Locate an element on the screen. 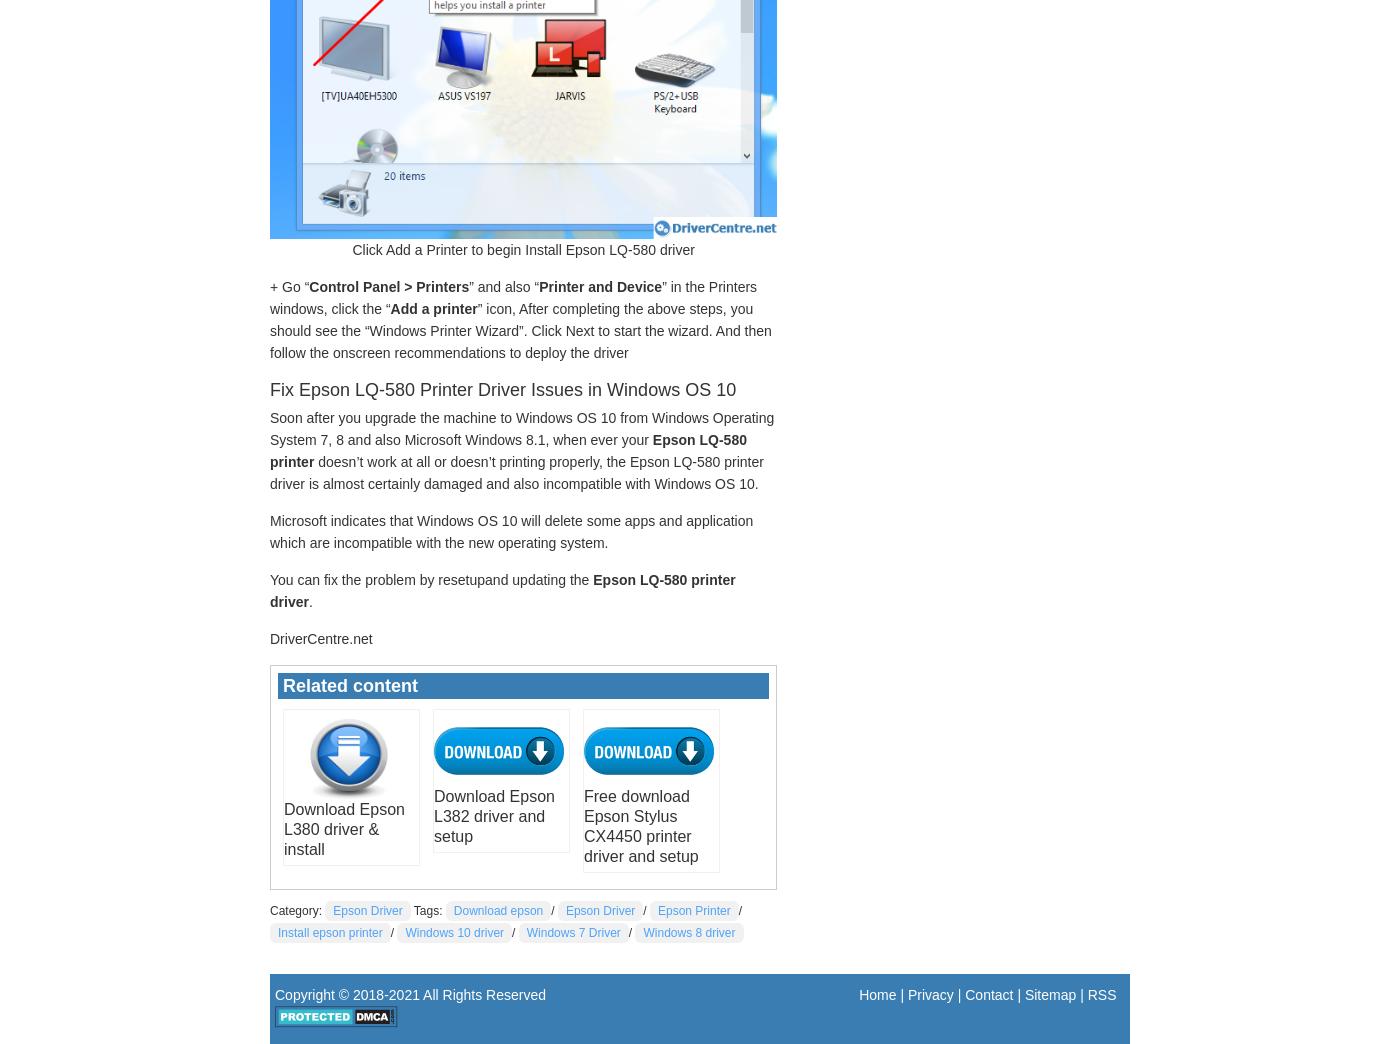 This screenshot has width=1400, height=1044. 'doesn’t work at all or doesn’t printing properly, the Epson LQ-580 printer driver is almost certainly damaged and also incompatible with Windows OS 10.' is located at coordinates (516, 471).